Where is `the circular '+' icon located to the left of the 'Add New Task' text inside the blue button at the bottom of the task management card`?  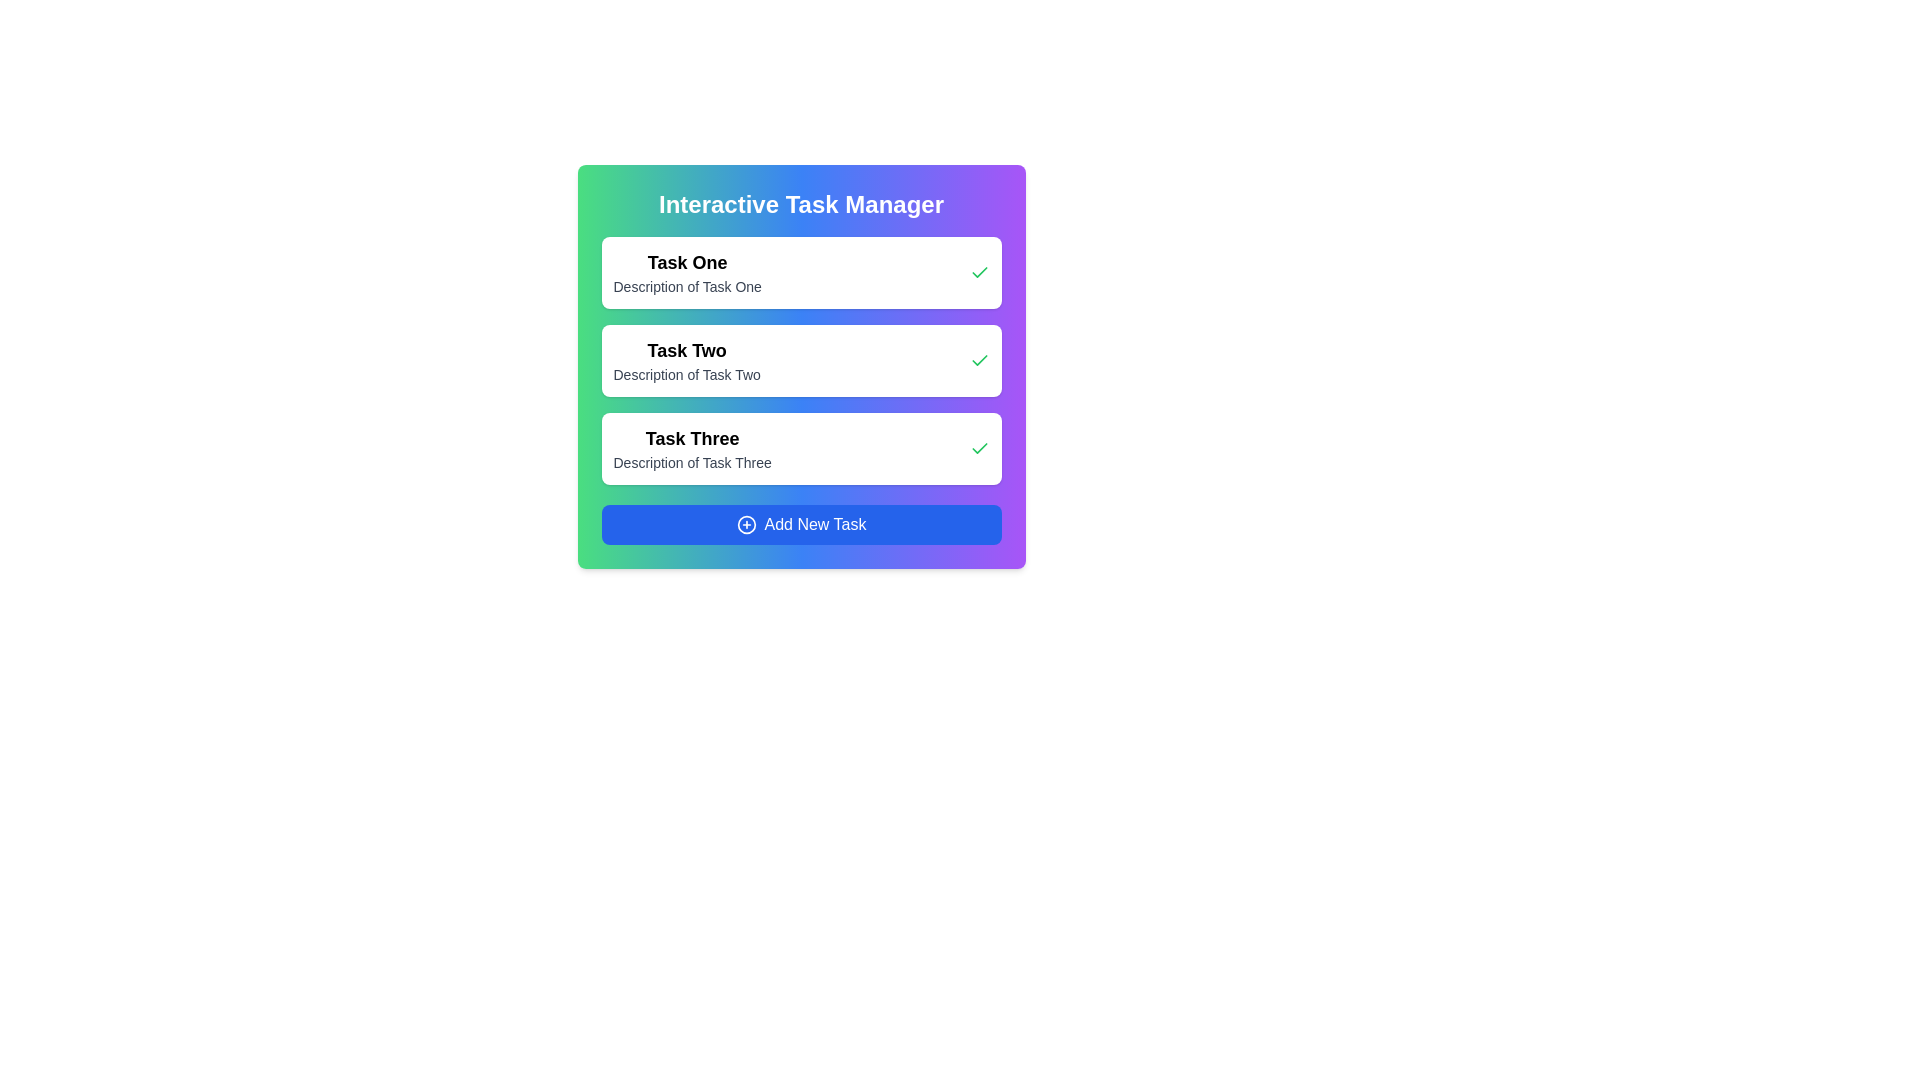
the circular '+' icon located to the left of the 'Add New Task' text inside the blue button at the bottom of the task management card is located at coordinates (745, 523).